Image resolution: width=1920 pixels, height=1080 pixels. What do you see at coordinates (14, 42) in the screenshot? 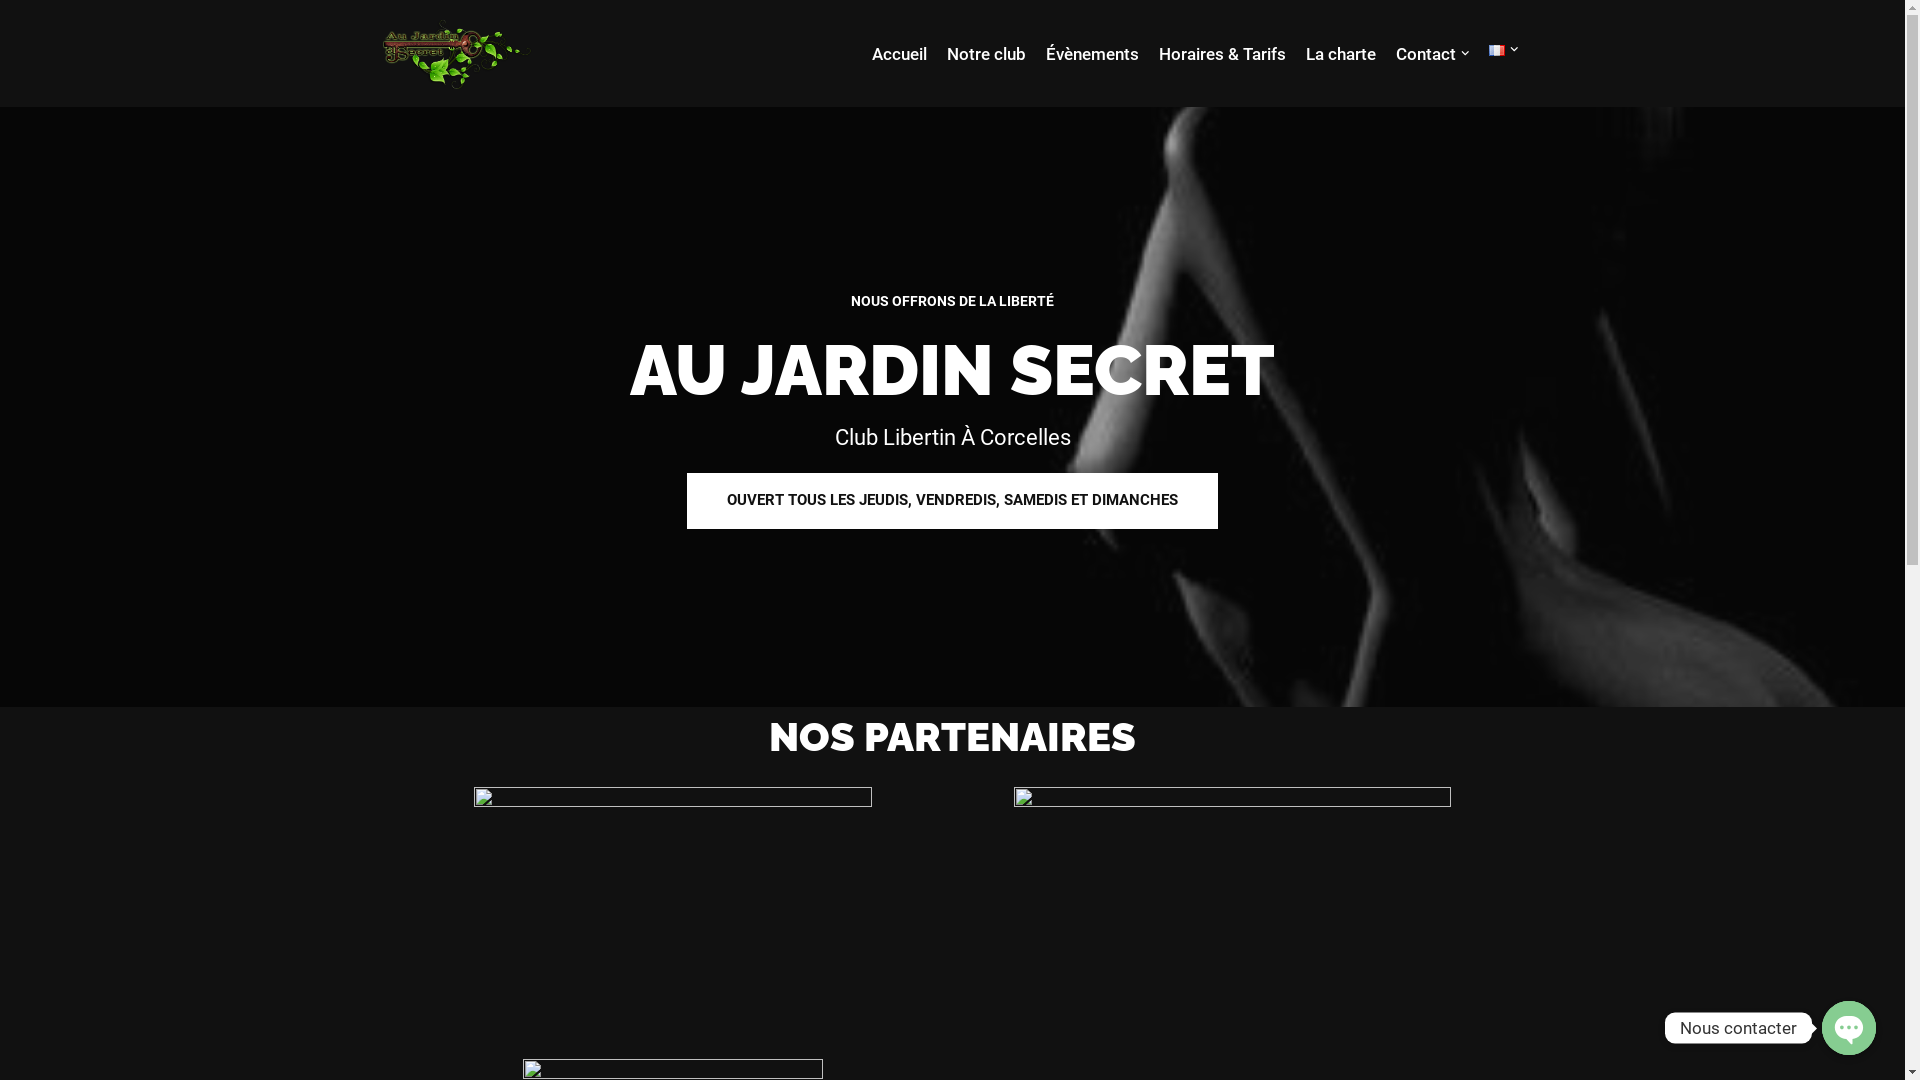
I see `'Aller au contenu'` at bounding box center [14, 42].